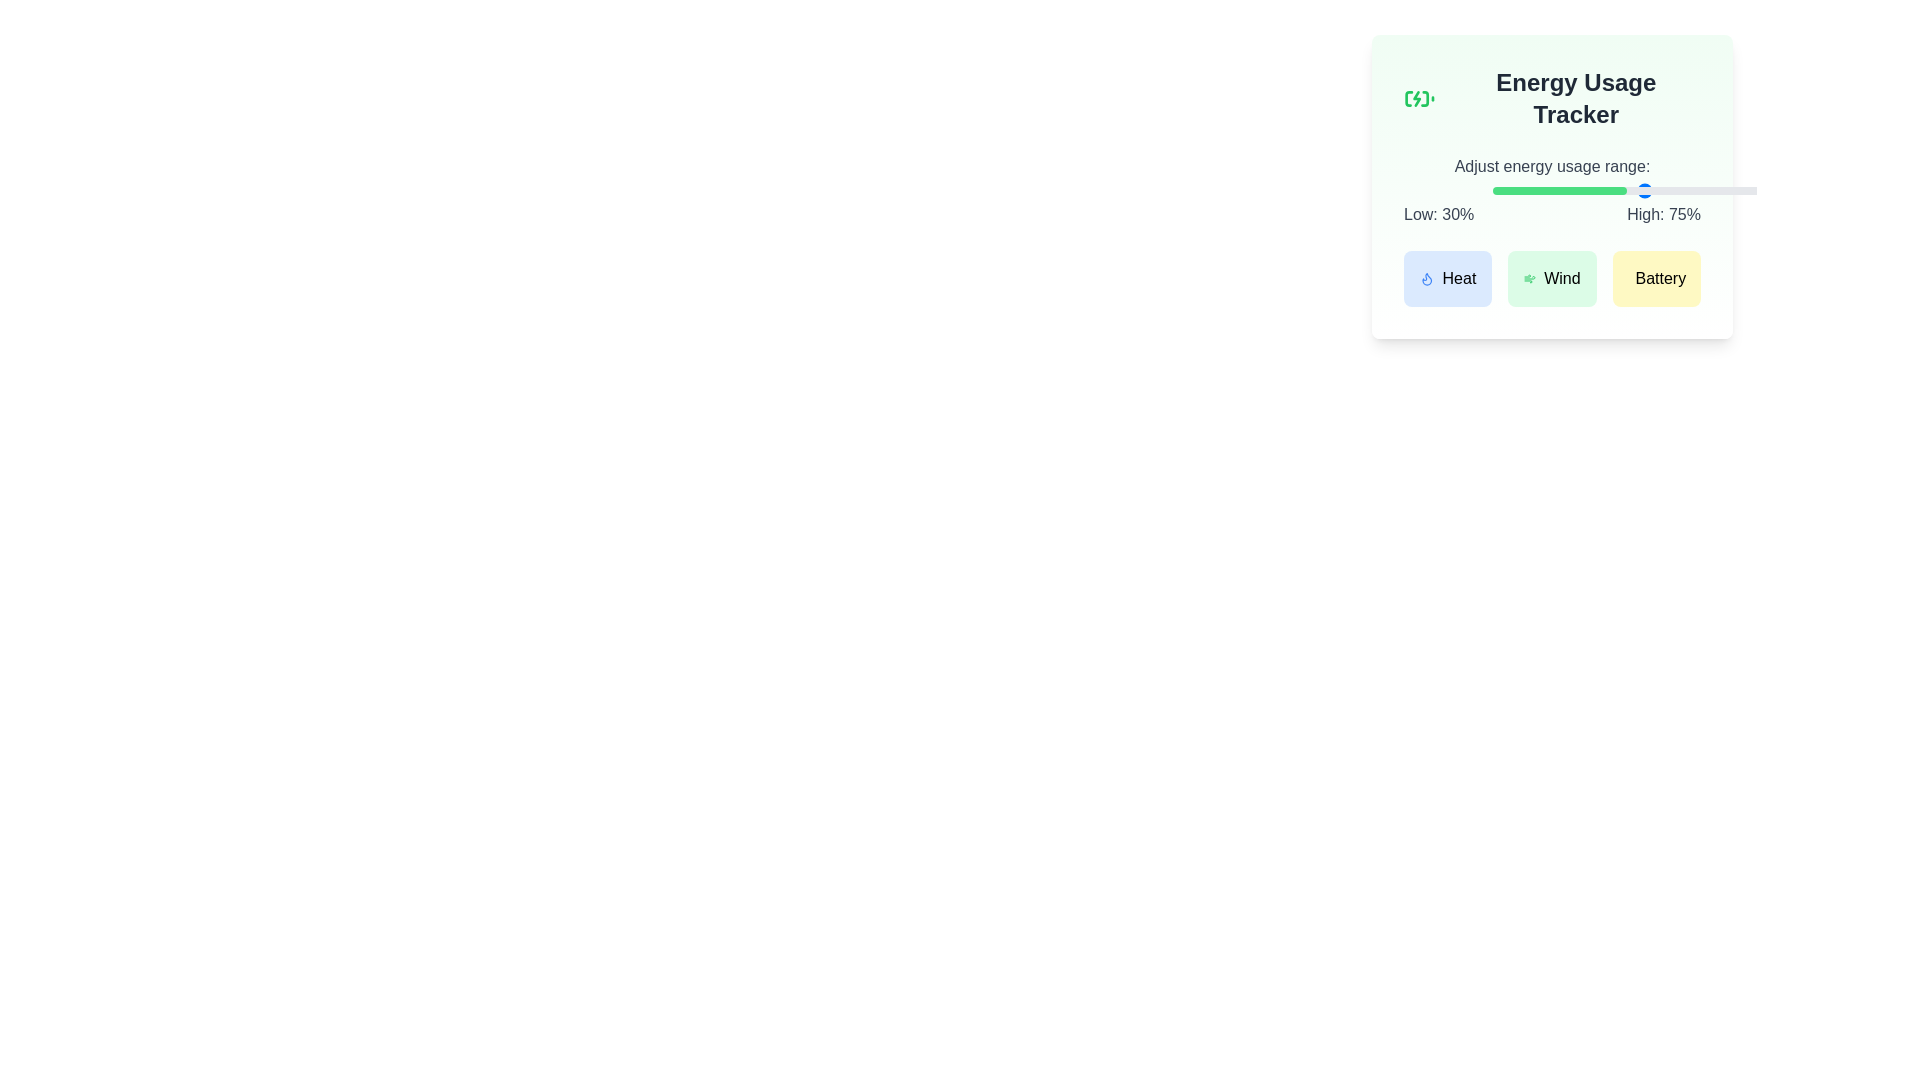 The height and width of the screenshot is (1080, 1920). What do you see at coordinates (1459, 278) in the screenshot?
I see `the 'Heat' button located in the bottom left of the 'Energy Usage Tracker' card` at bounding box center [1459, 278].